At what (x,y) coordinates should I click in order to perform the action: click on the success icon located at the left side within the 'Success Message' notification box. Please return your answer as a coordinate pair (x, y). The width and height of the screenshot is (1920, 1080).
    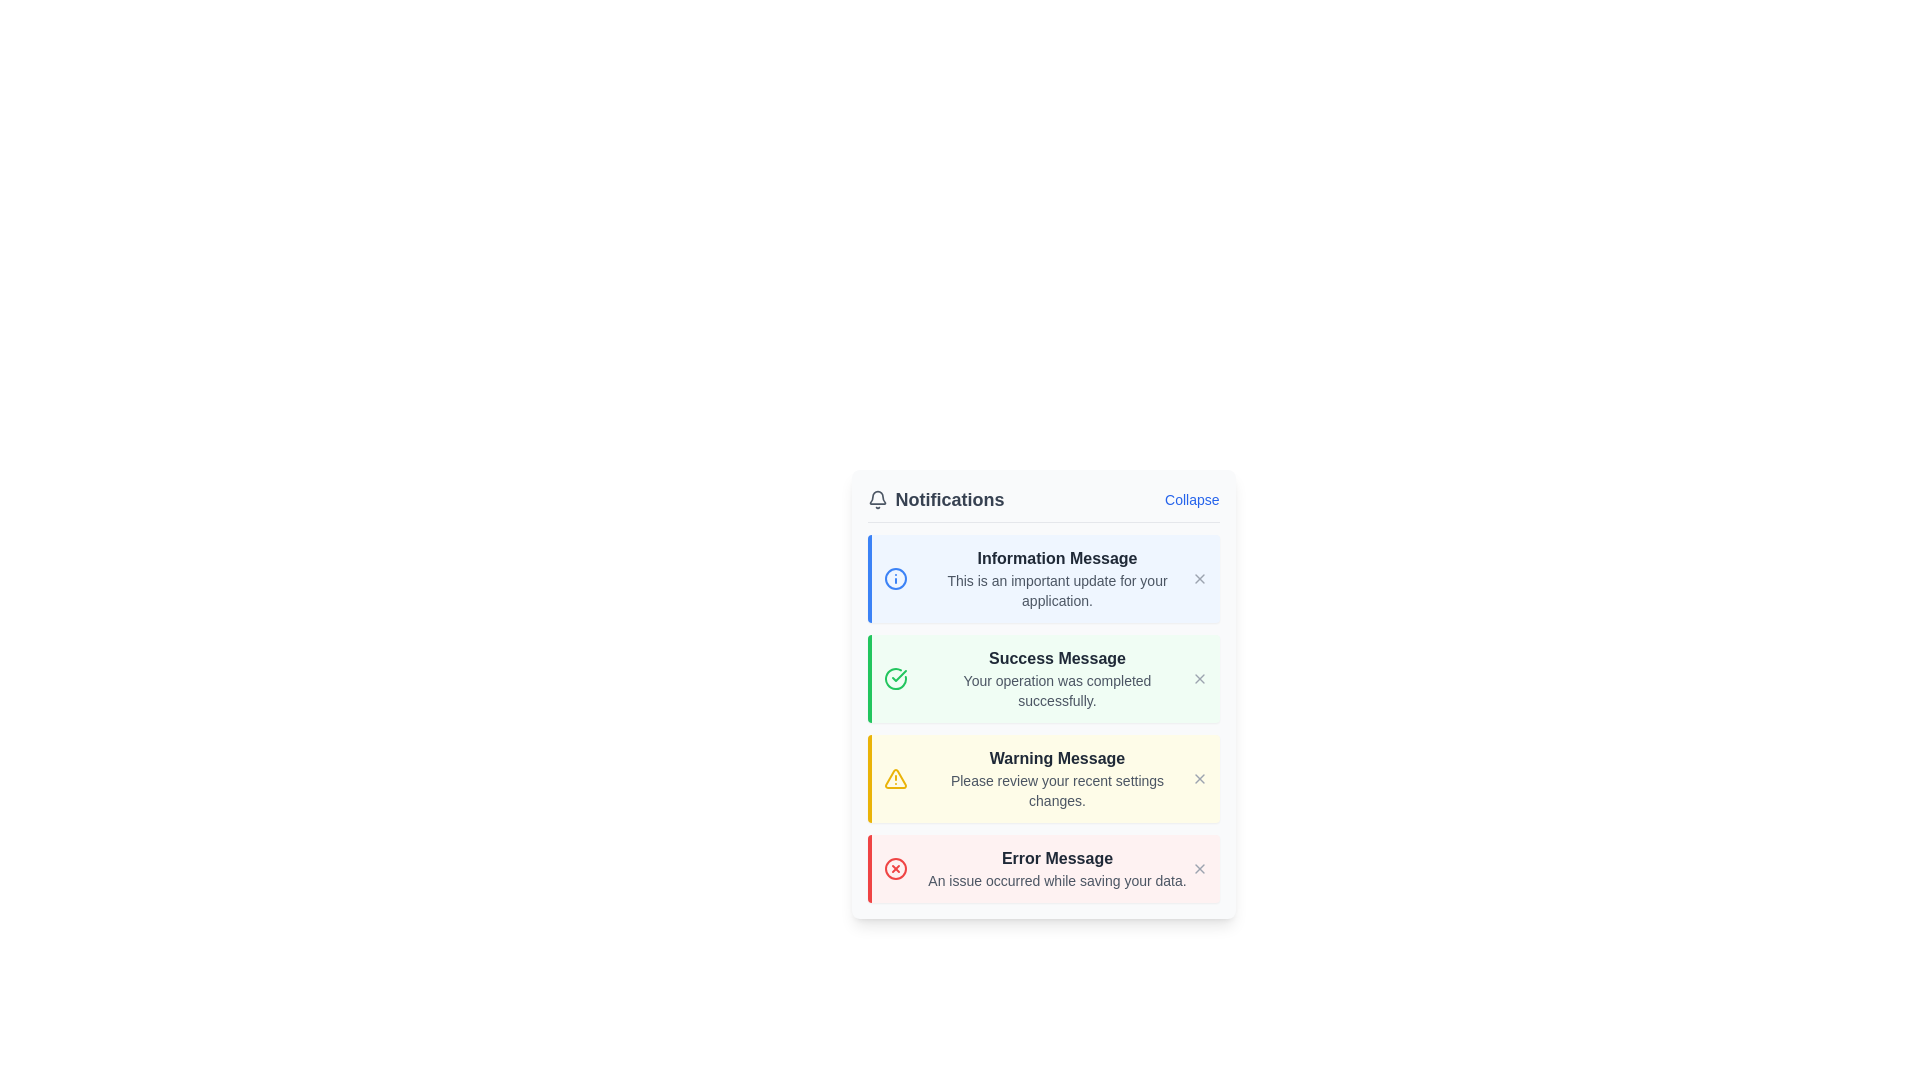
    Looking at the image, I should click on (894, 677).